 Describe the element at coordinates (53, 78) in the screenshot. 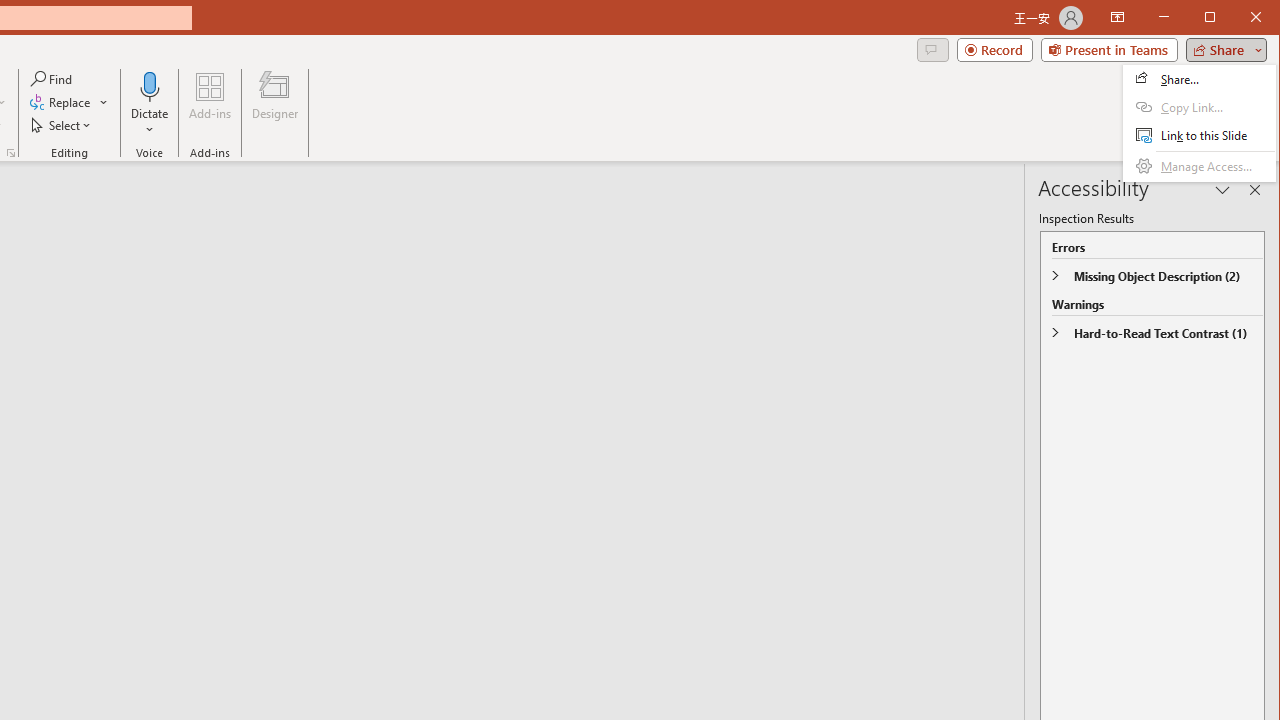

I see `'Find...'` at that location.